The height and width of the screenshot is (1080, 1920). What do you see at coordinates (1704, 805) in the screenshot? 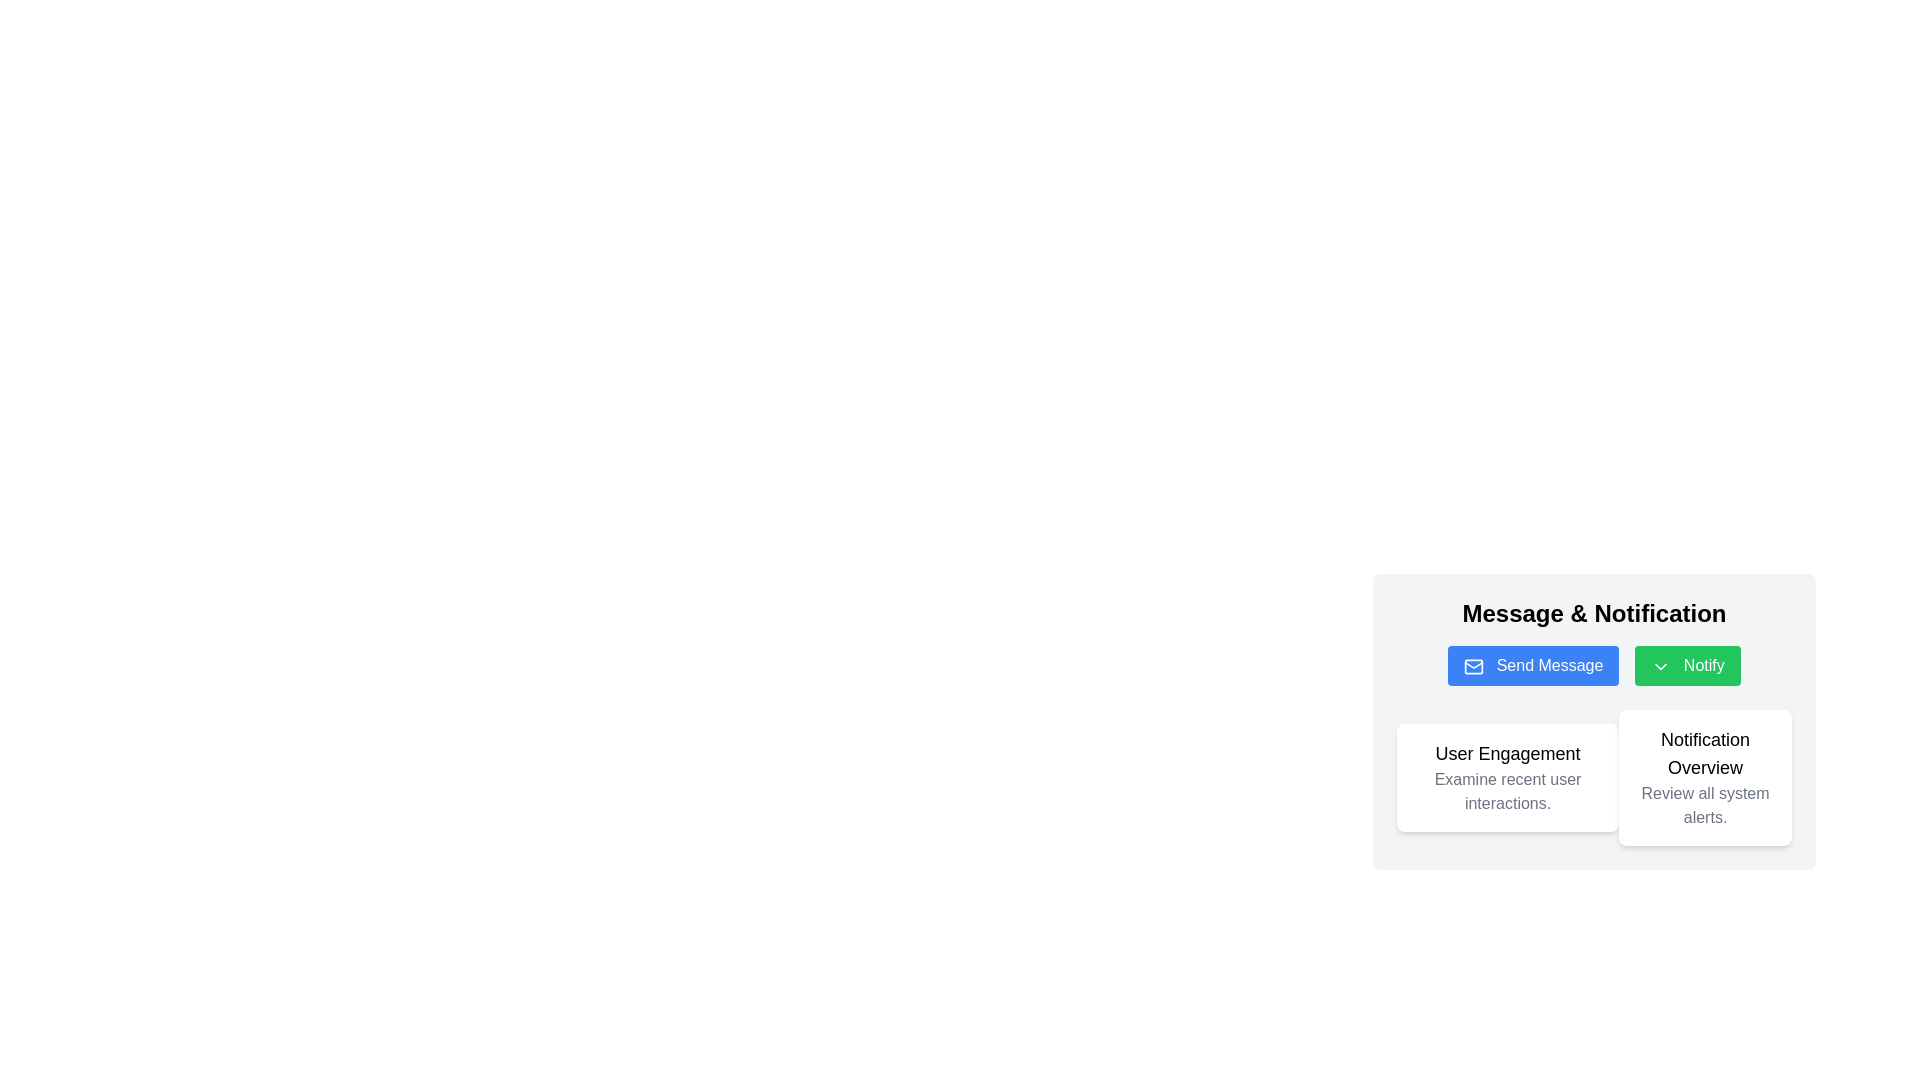
I see `the text element styled in gray font that reads 'Review all system alerts.', which is located below the main heading 'Notification Overview' in the rightmost card of a two-card layout` at bounding box center [1704, 805].